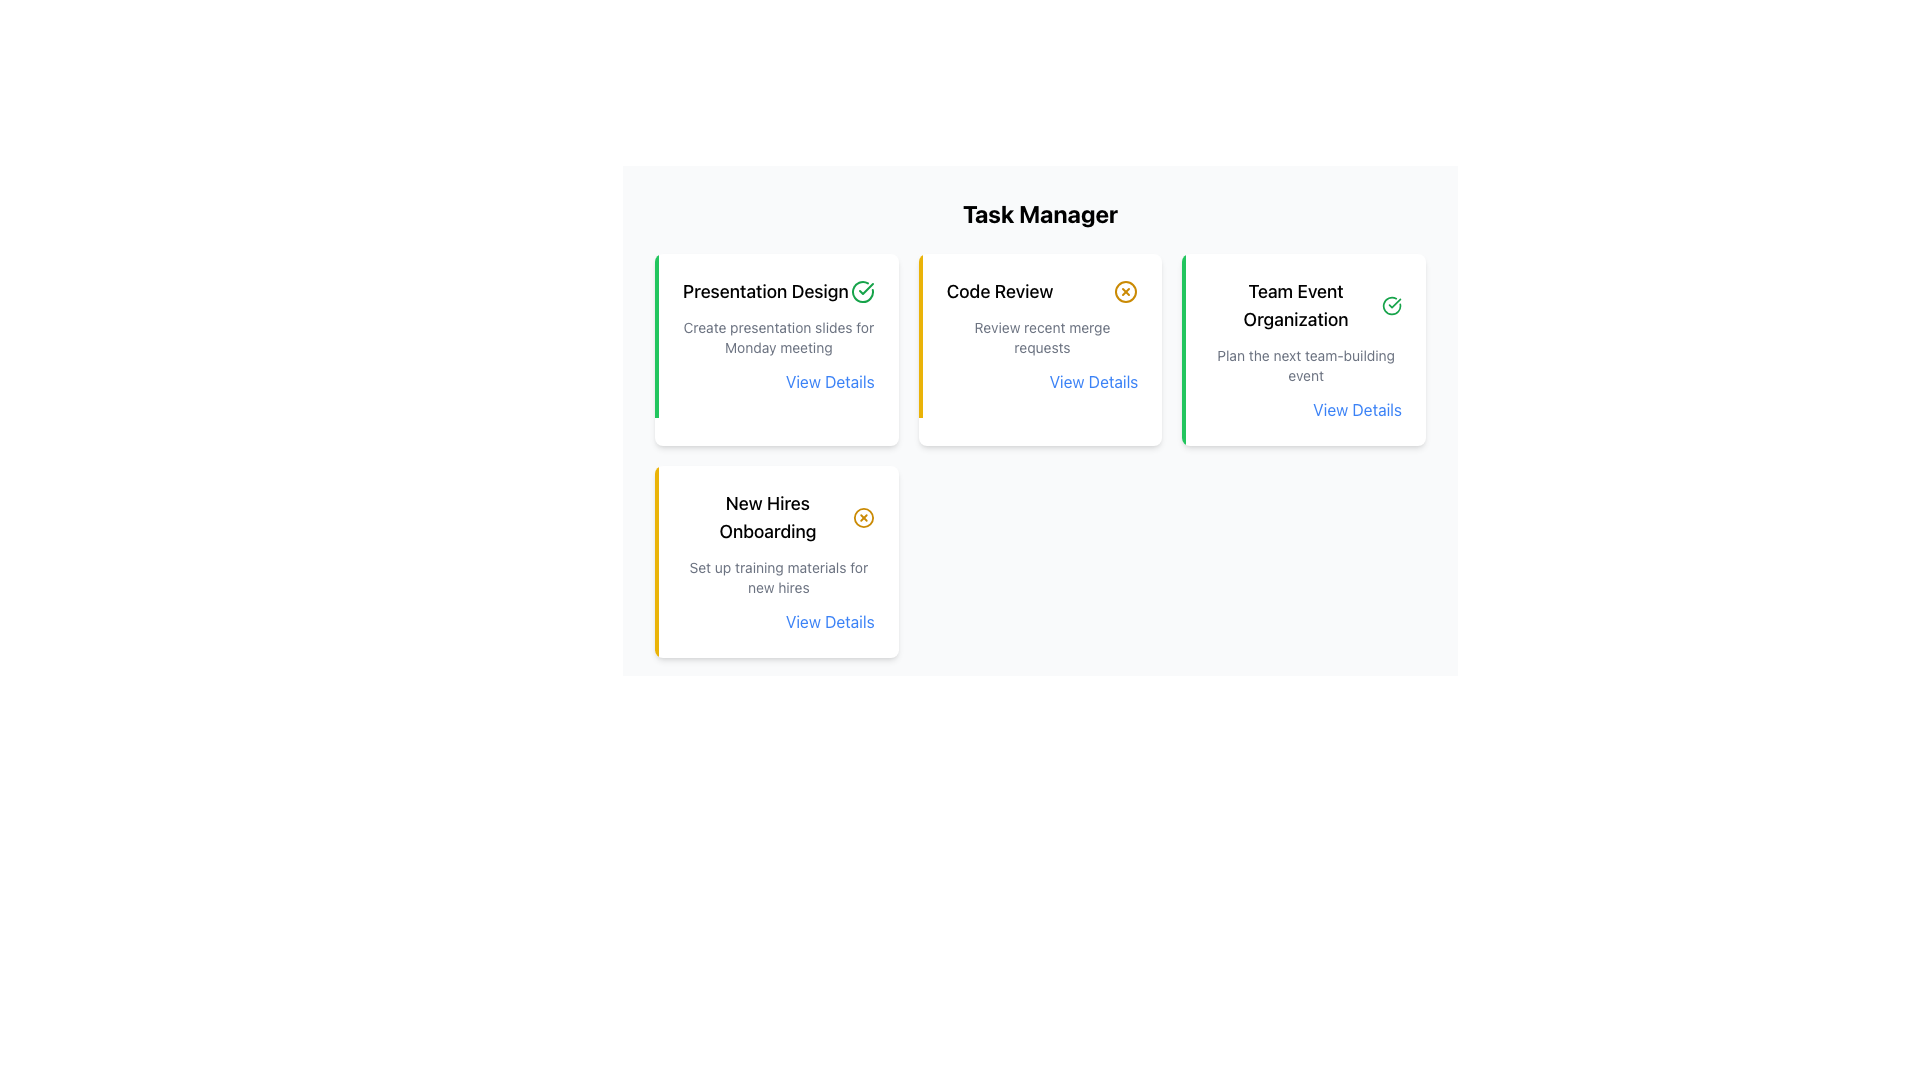  Describe the element at coordinates (1093, 381) in the screenshot. I see `the 'View Details' hyperlink located in the lower-right area of the 'Code Review' card in the Task Manager interface` at that location.